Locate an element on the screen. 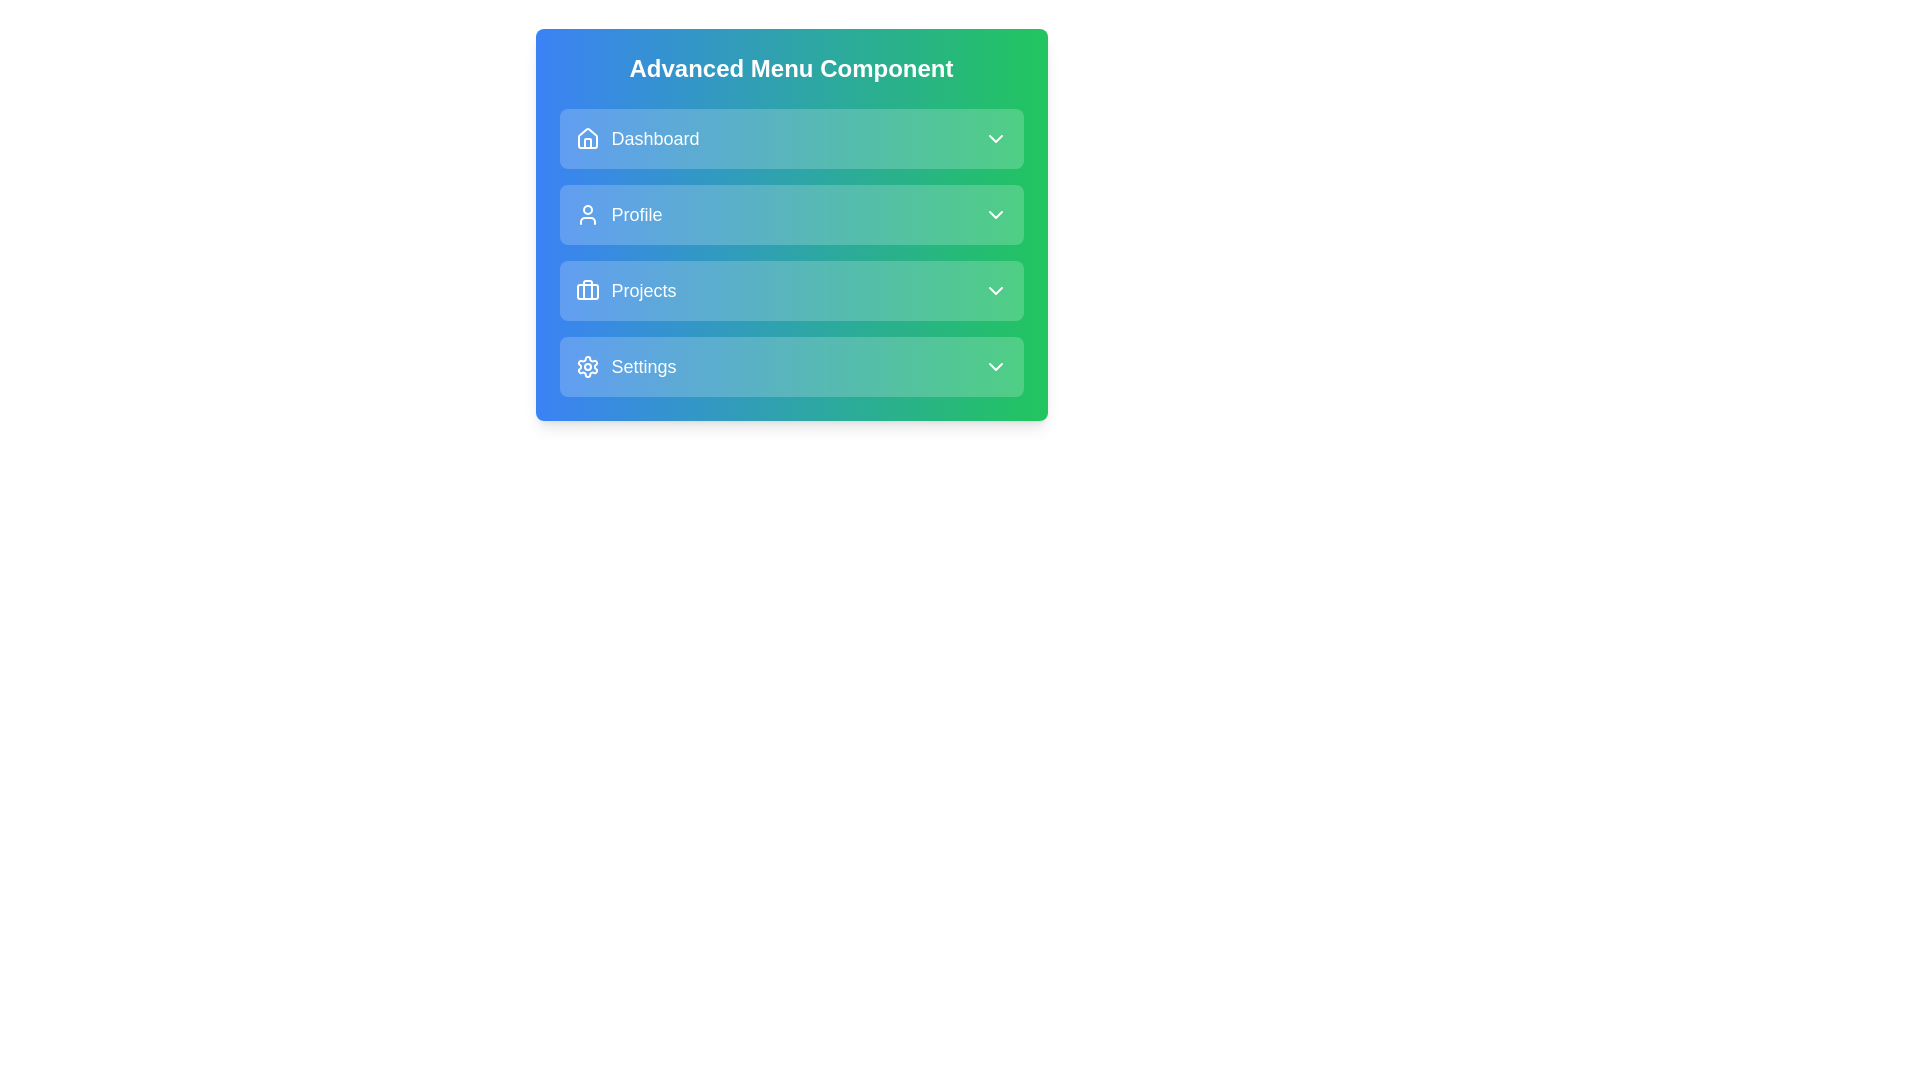 The height and width of the screenshot is (1080, 1920). the 'Settings' static text label which is the fourth item in the vertical list of menu options within the 'Advanced Menu Component' is located at coordinates (643, 366).